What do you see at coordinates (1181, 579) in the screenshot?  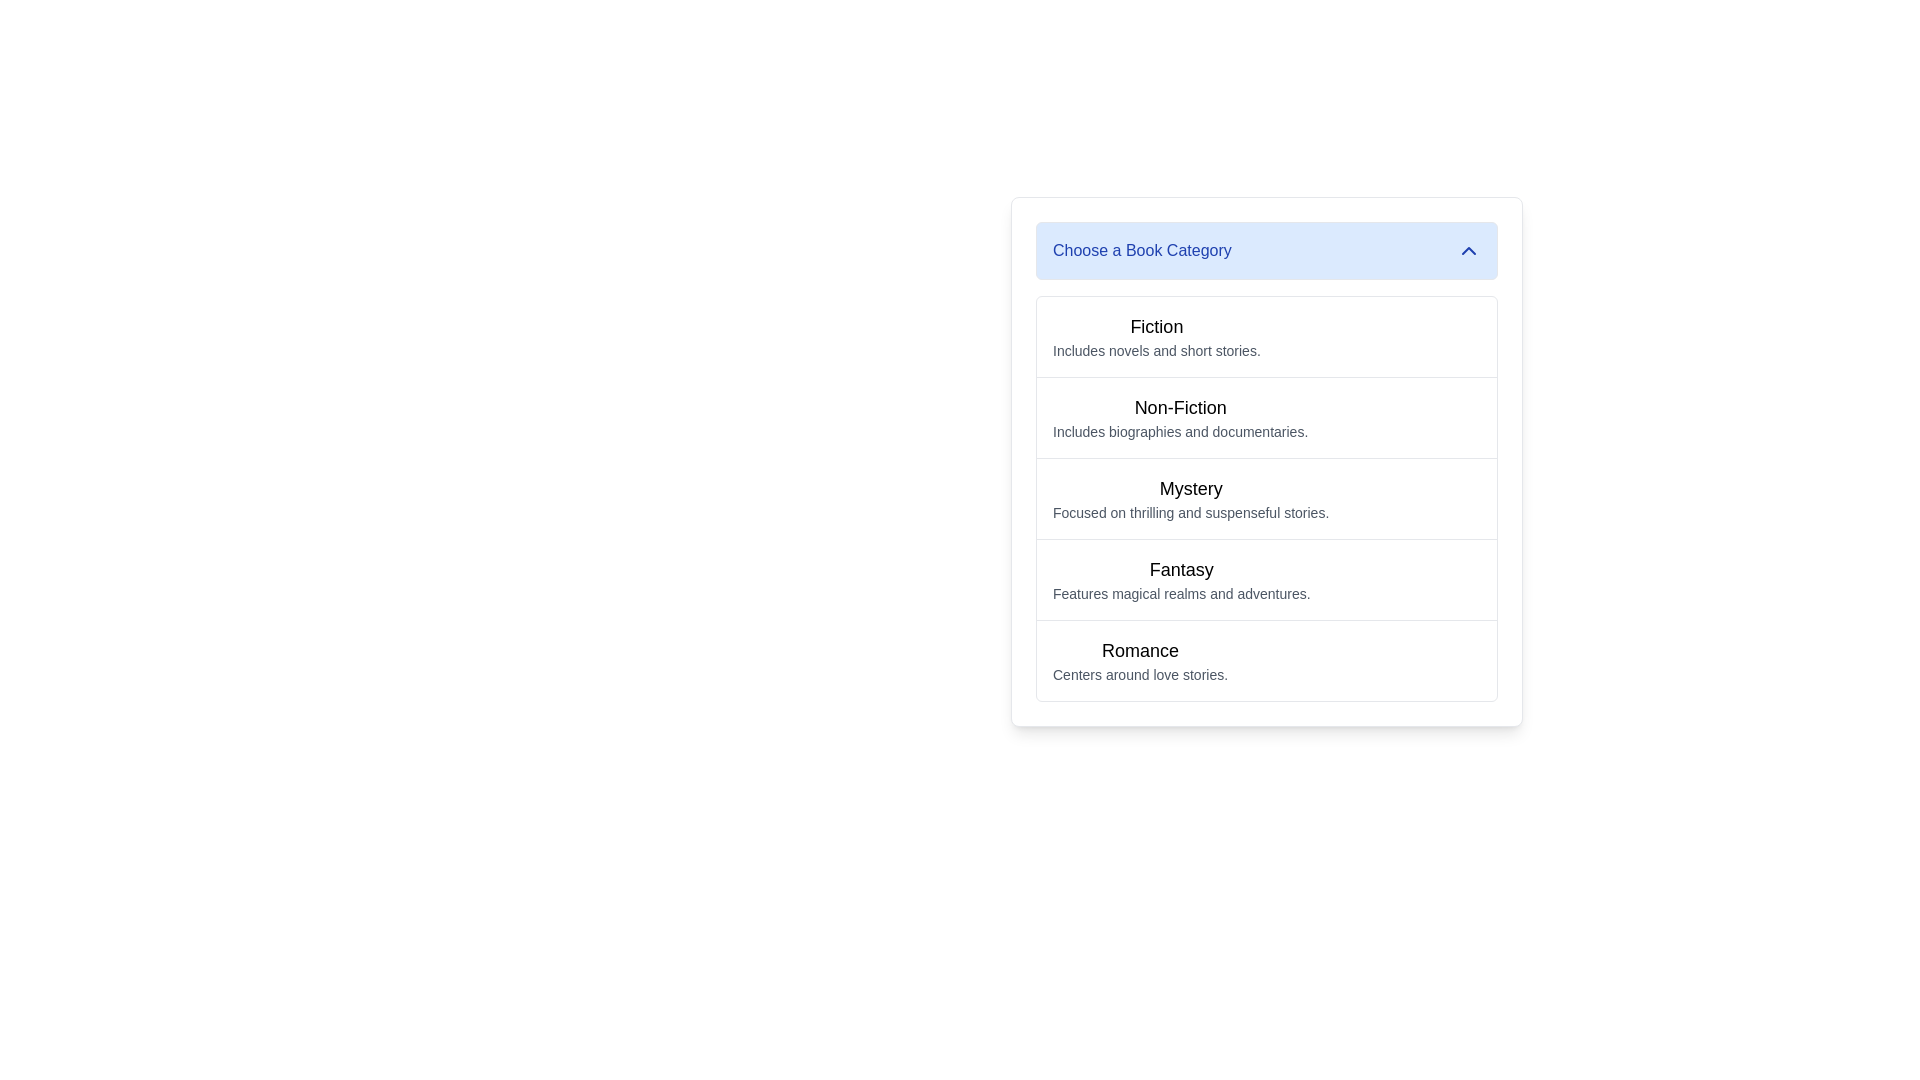 I see `the text label displaying 'Fantasy' with a description of 'Features magical realms and adventures.' located in the fourth row of the book category list under 'Choose a Book Category'` at bounding box center [1181, 579].